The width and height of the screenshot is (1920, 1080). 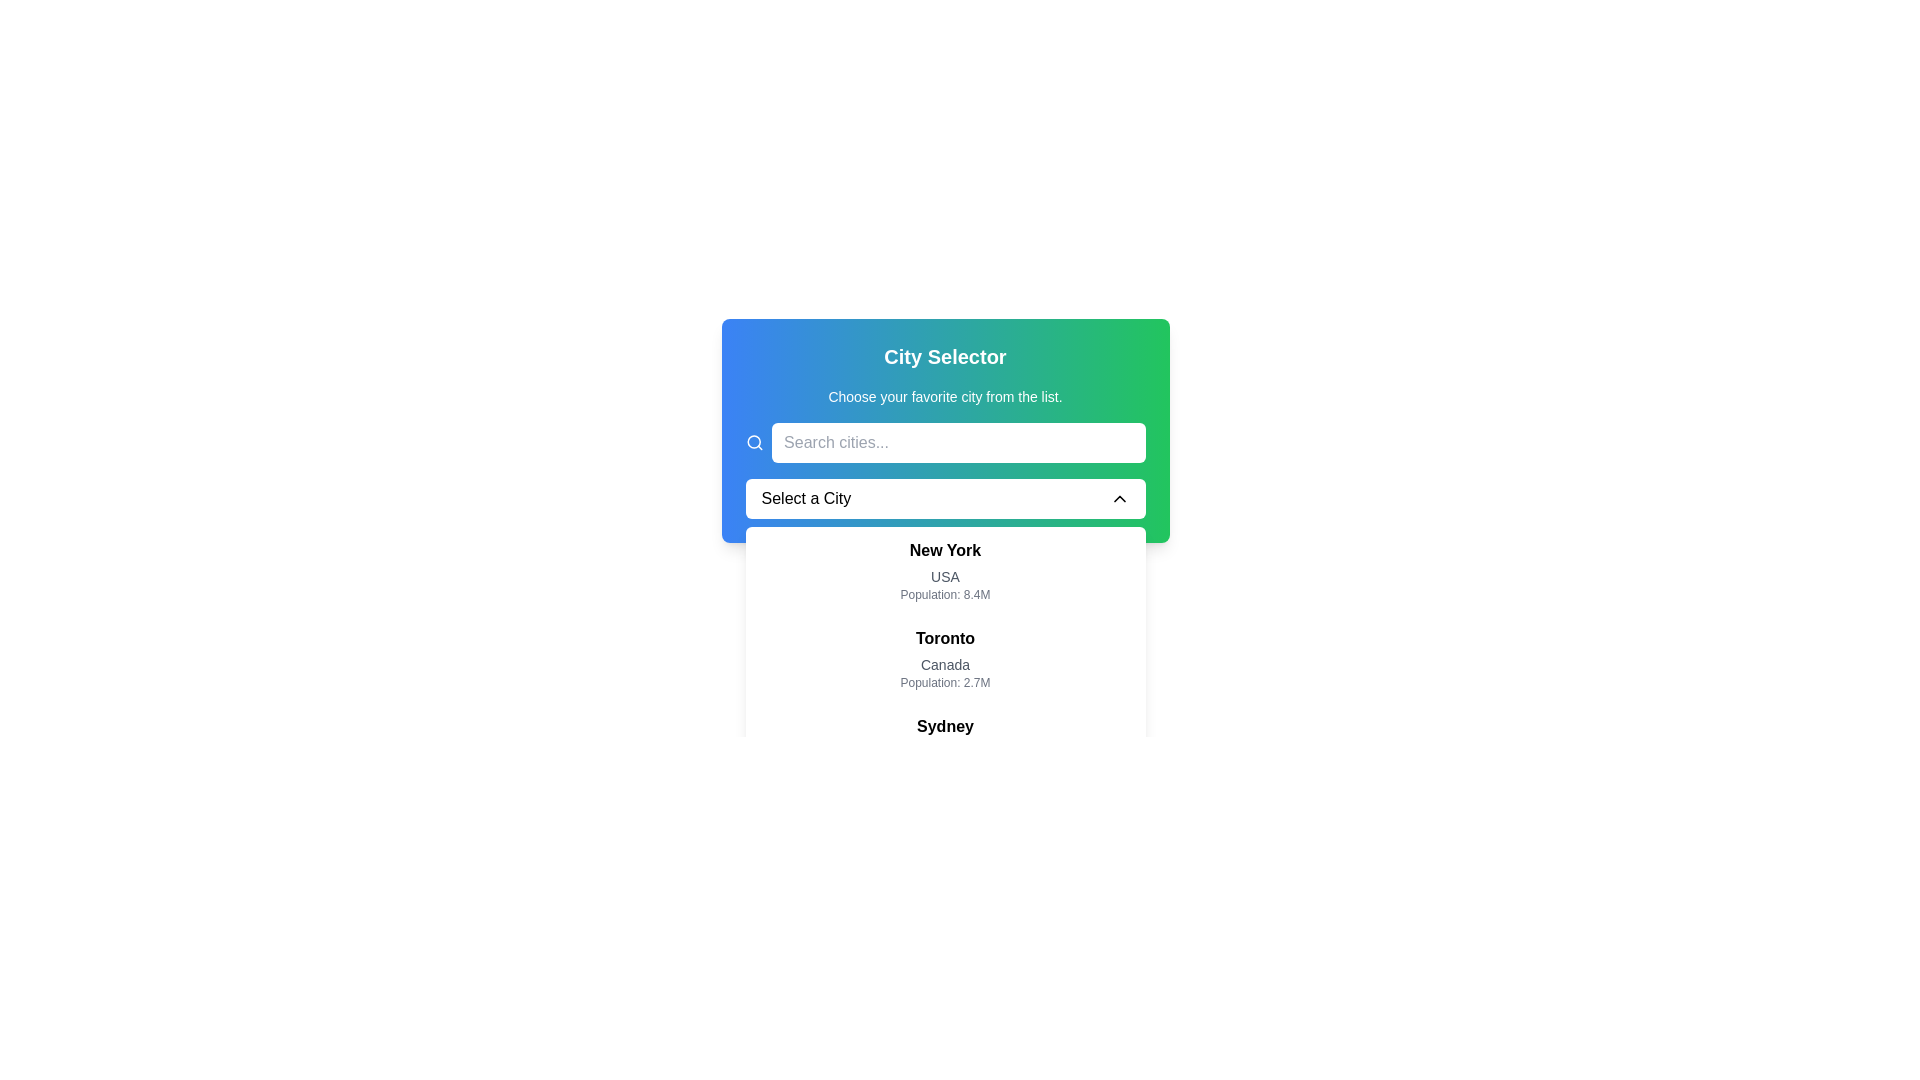 I want to click on the Information card that displays details about a specific city, located at the top of the City Selector list, so click(x=944, y=570).